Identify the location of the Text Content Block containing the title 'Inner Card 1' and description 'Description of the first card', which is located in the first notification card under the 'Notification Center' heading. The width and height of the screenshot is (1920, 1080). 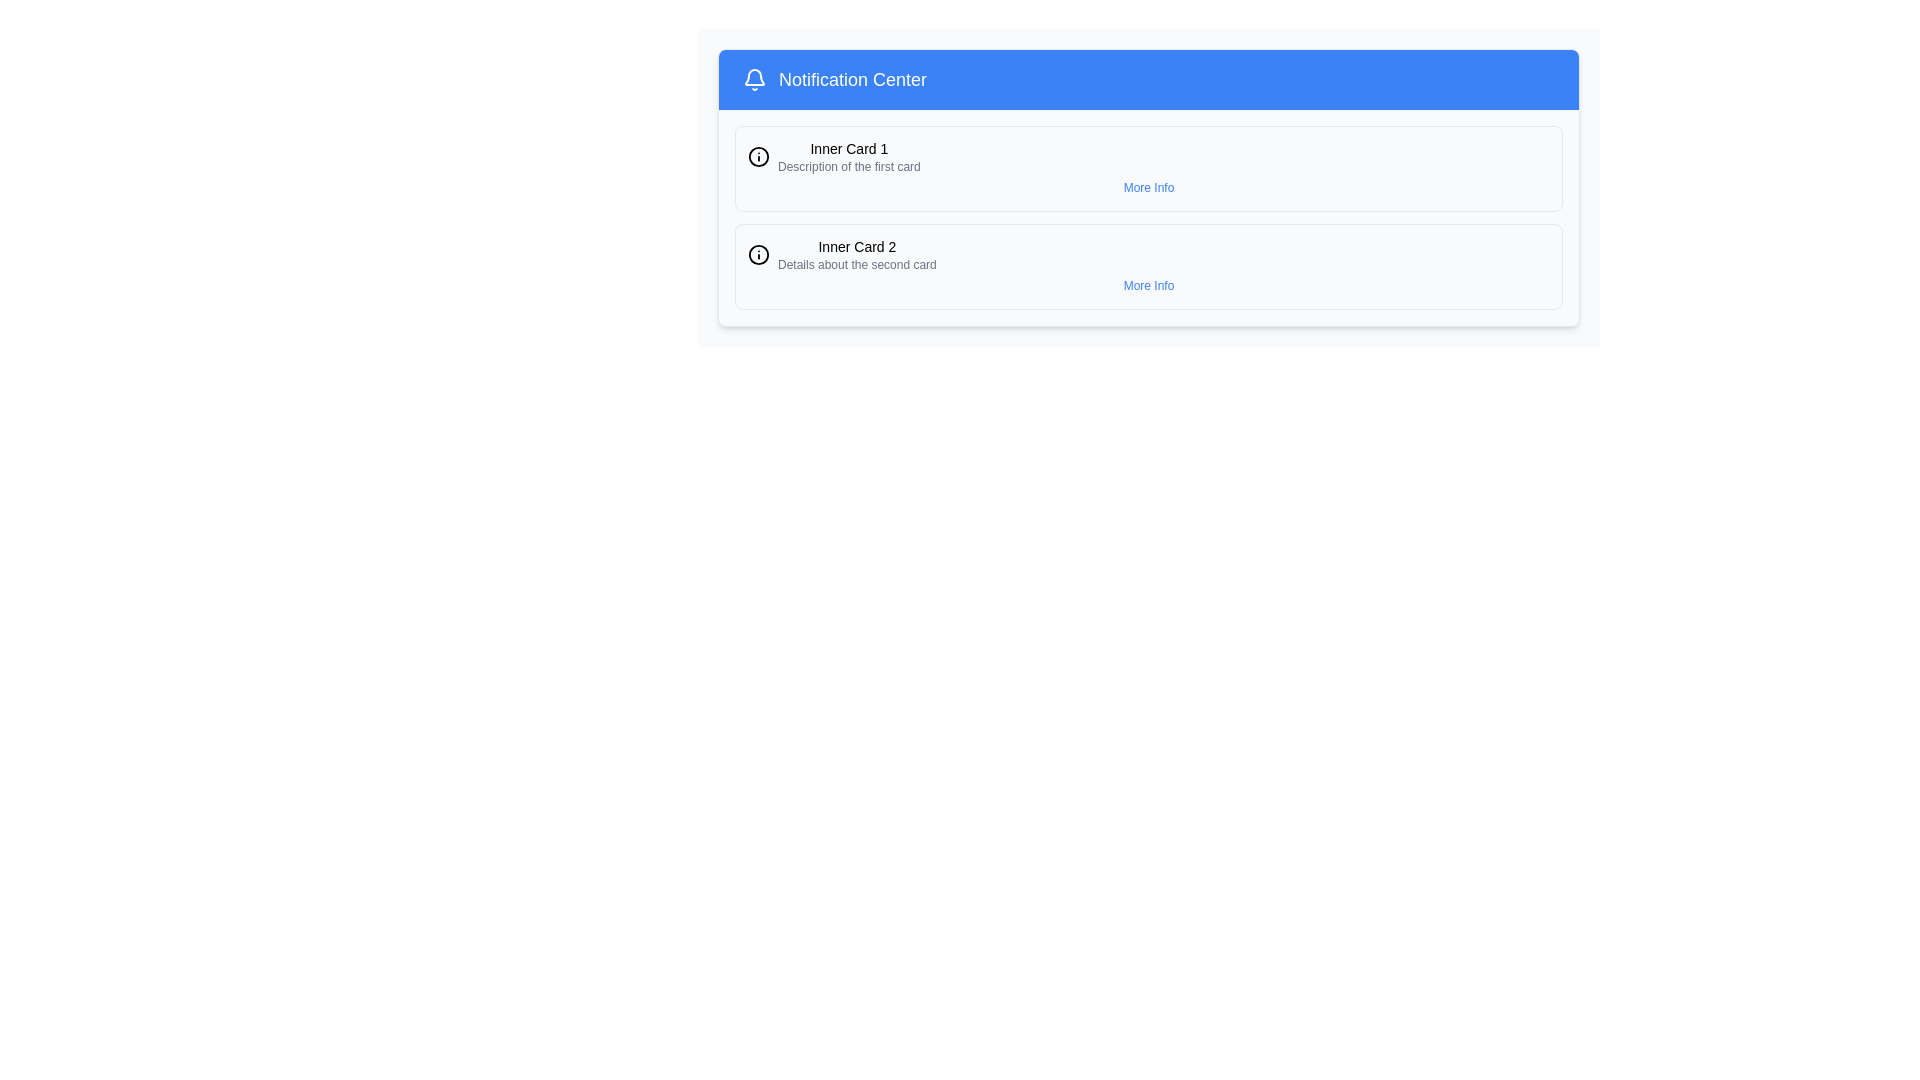
(849, 156).